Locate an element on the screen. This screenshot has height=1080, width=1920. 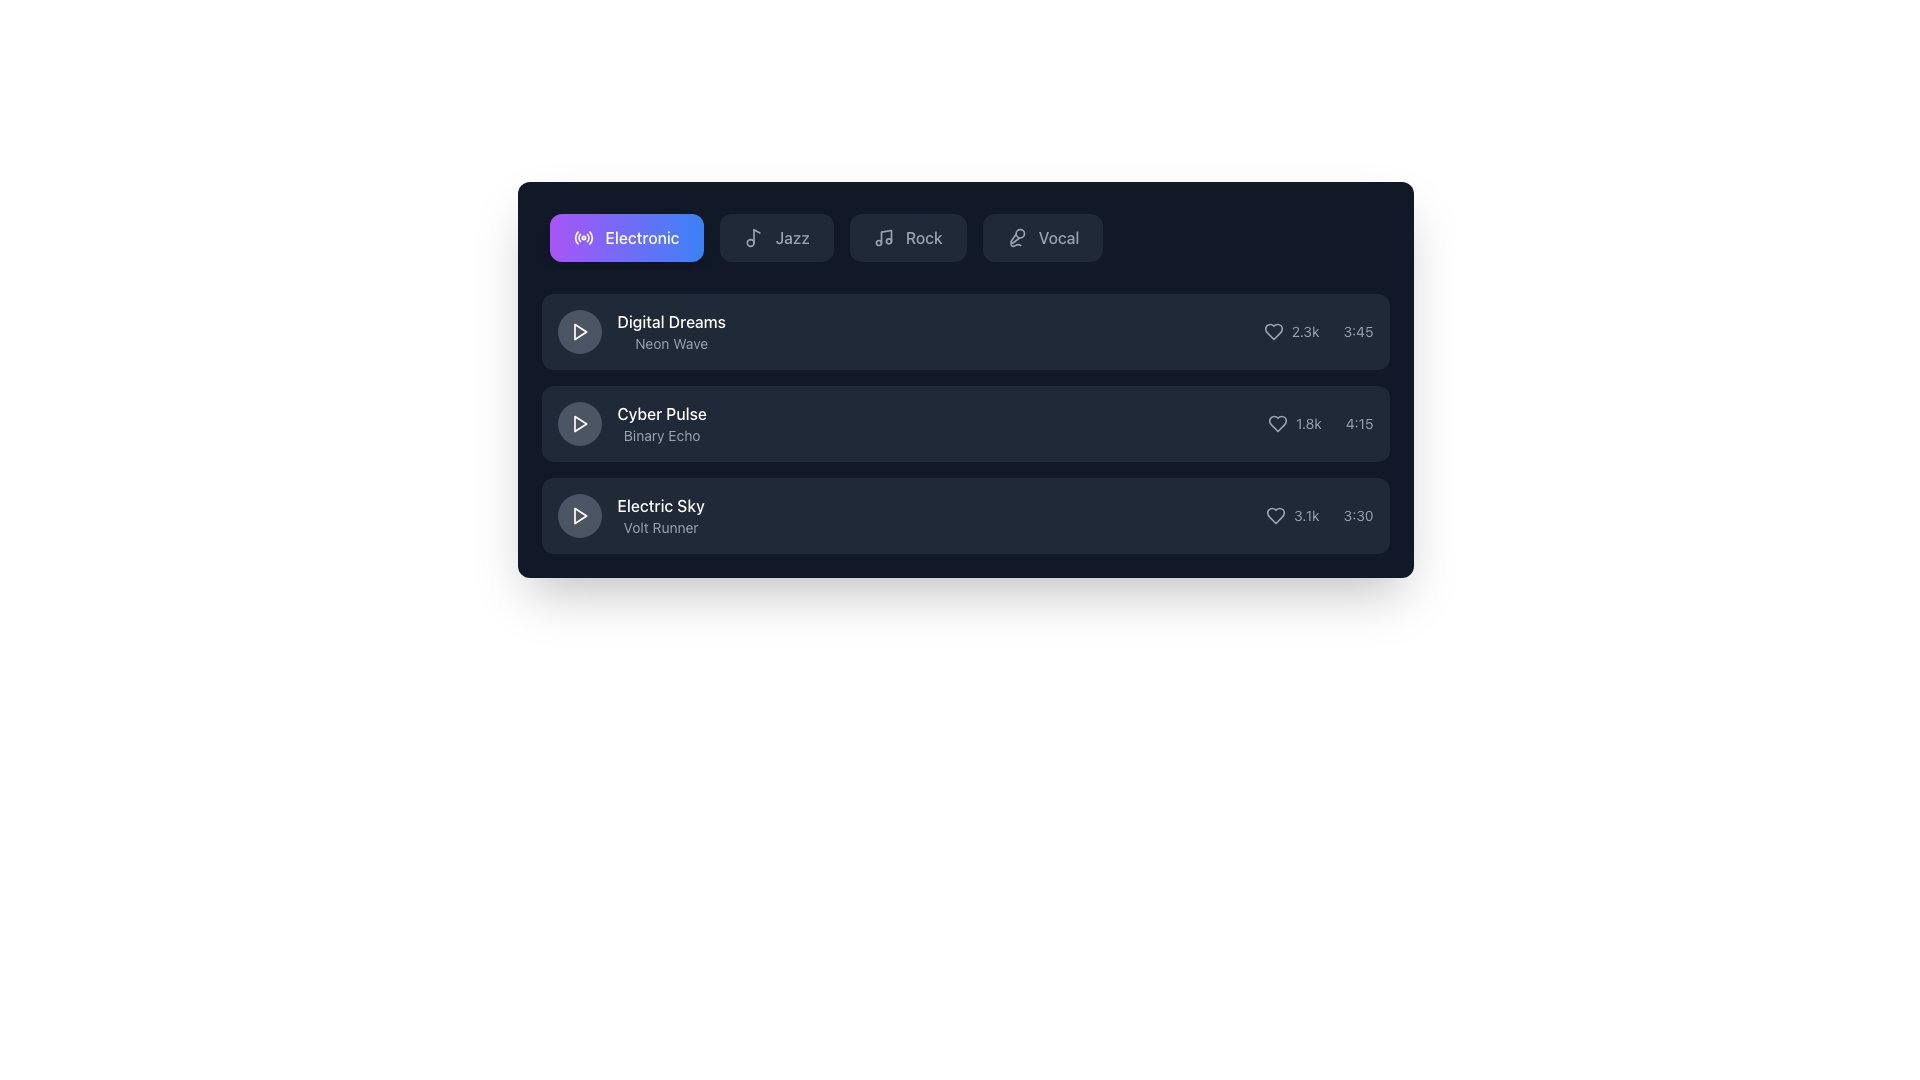
the heart-shaped icon located in the third list entry of the interface is located at coordinates (1275, 515).